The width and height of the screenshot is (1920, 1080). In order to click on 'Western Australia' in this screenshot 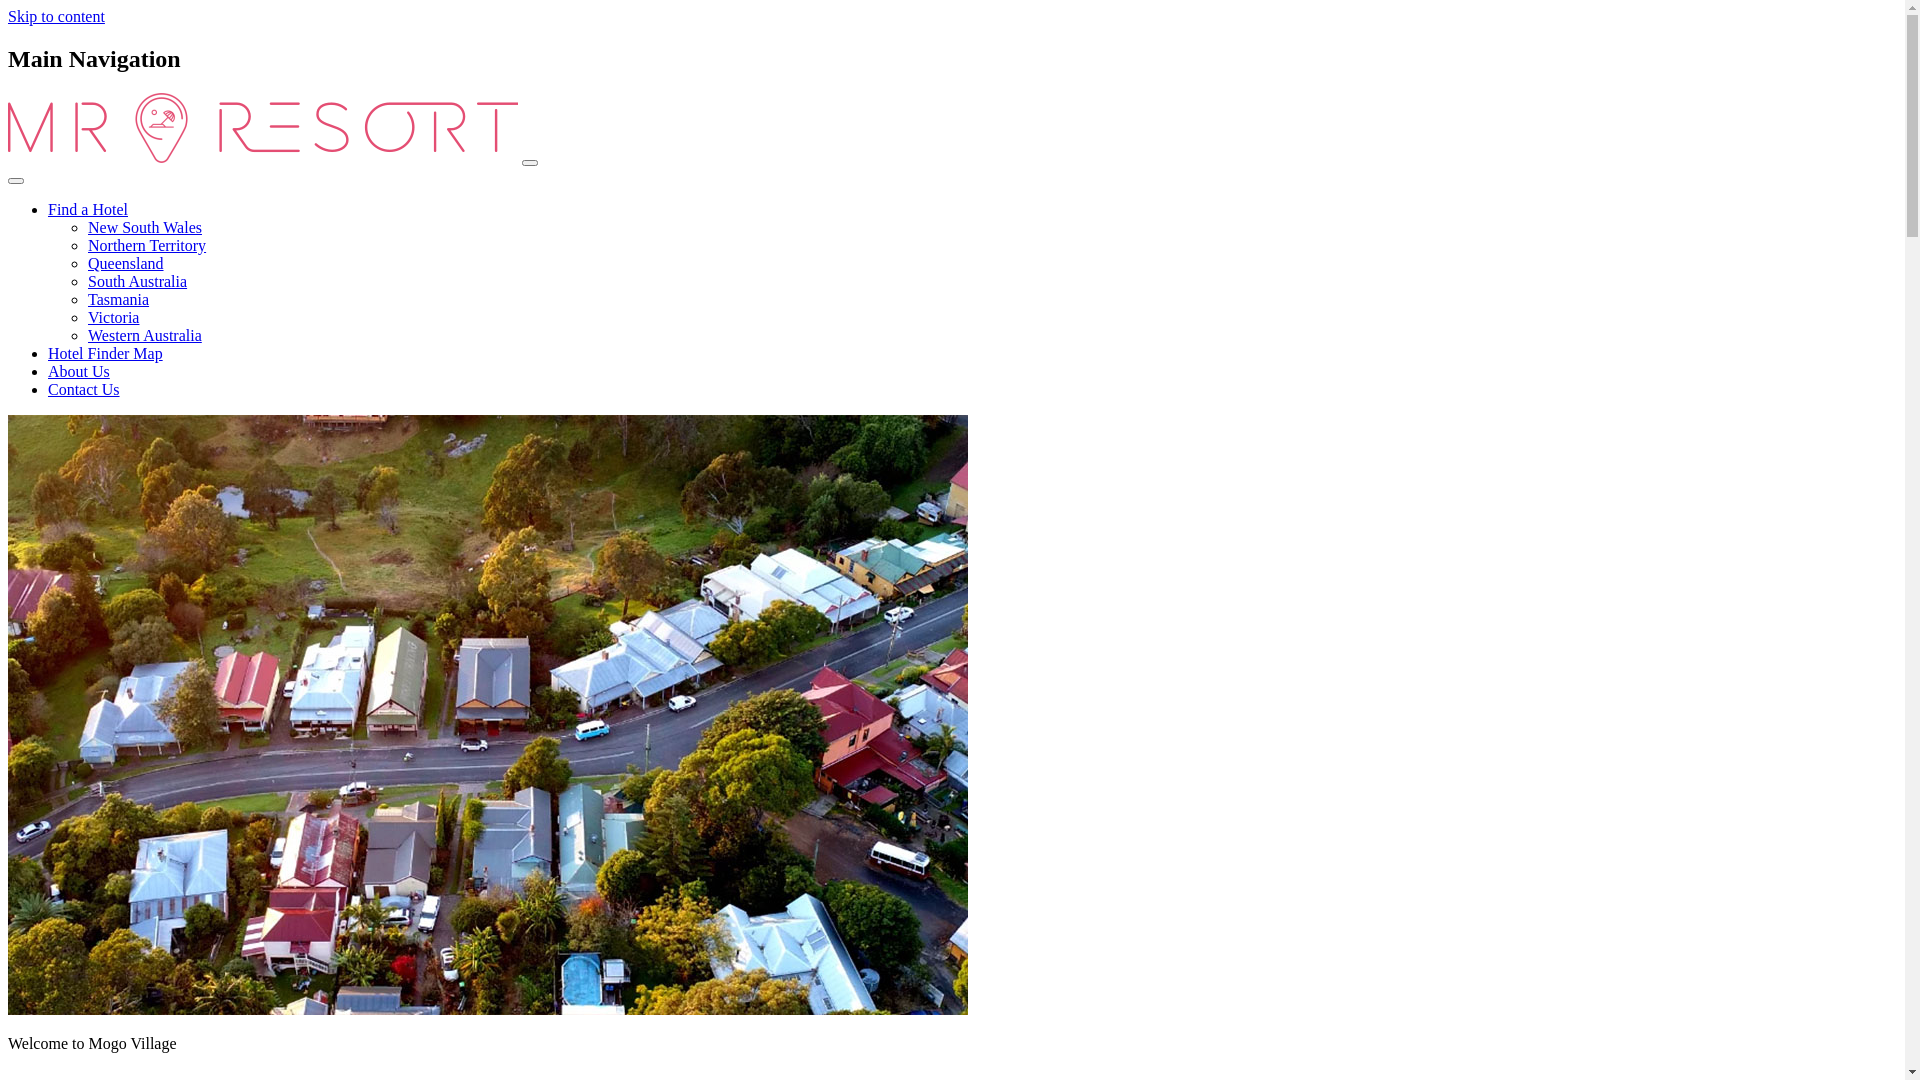, I will do `click(143, 334)`.